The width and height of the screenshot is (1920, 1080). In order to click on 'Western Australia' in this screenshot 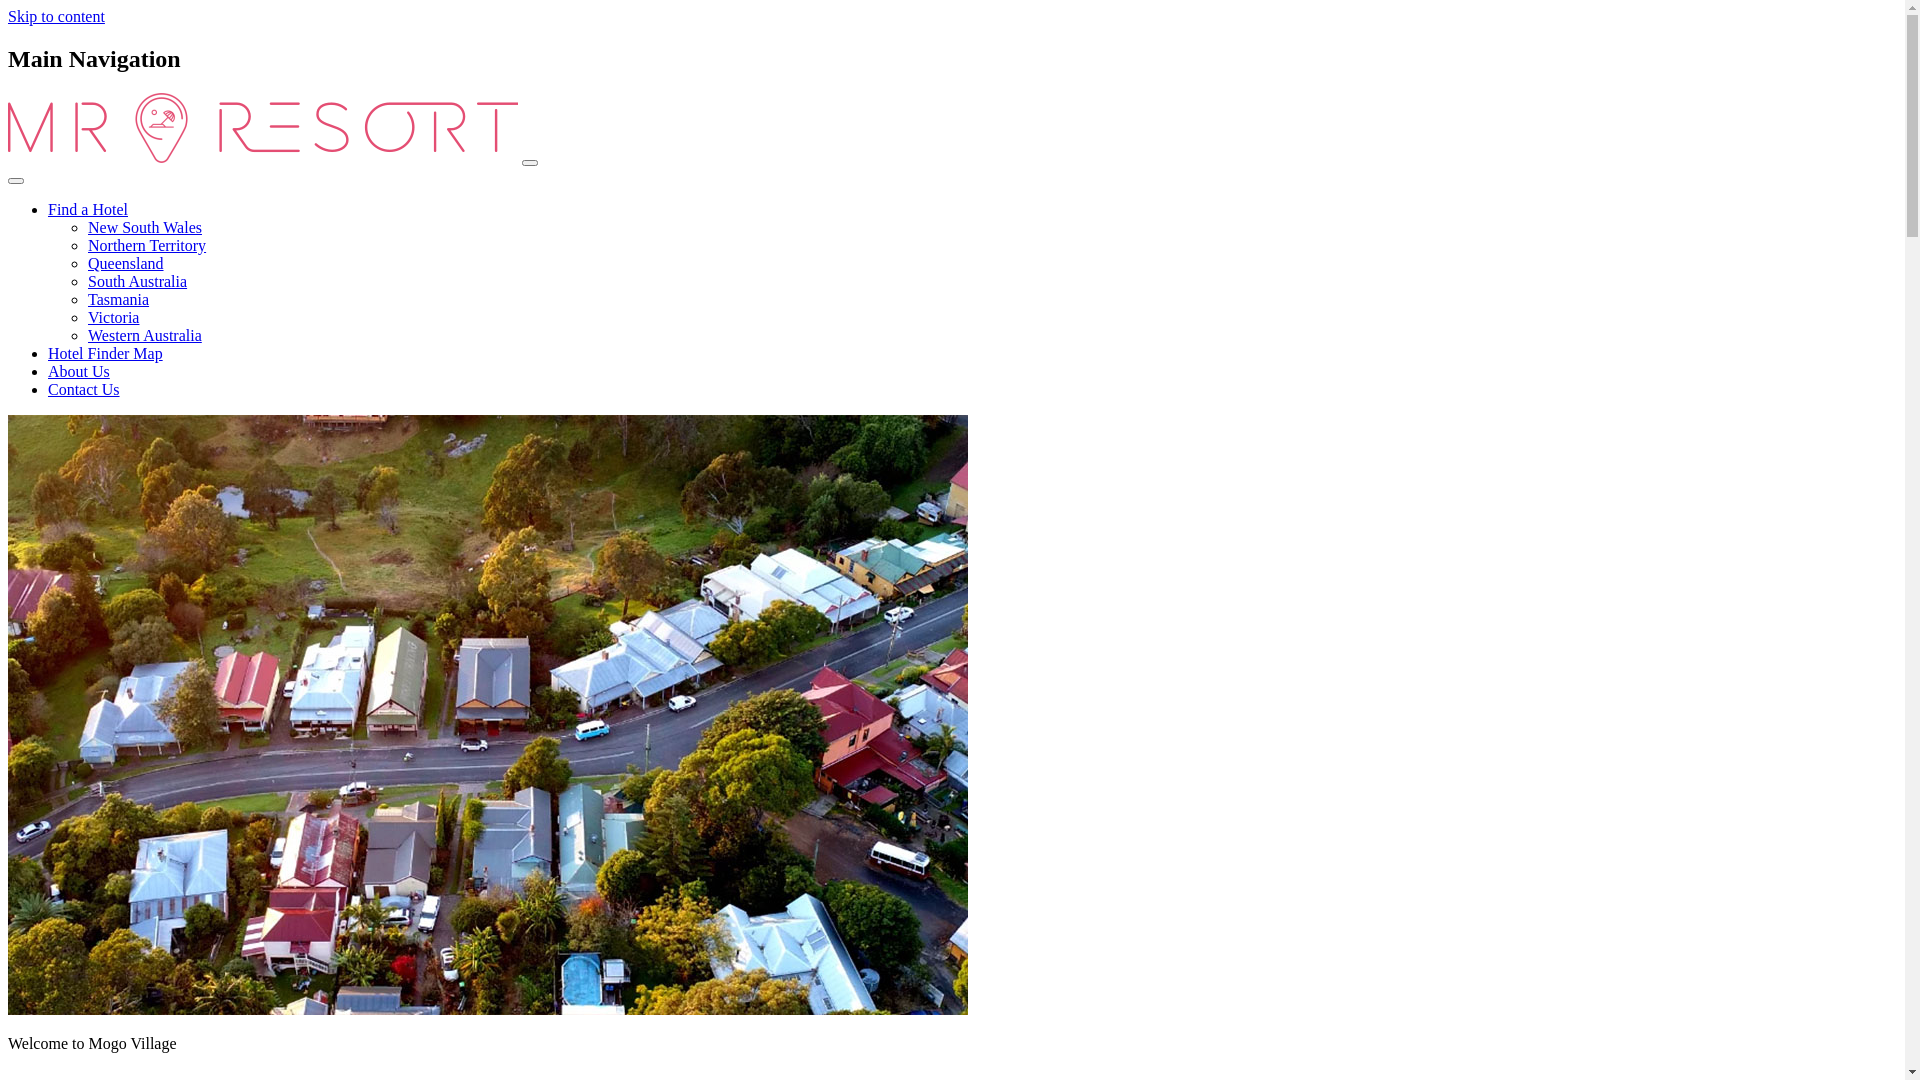, I will do `click(143, 334)`.